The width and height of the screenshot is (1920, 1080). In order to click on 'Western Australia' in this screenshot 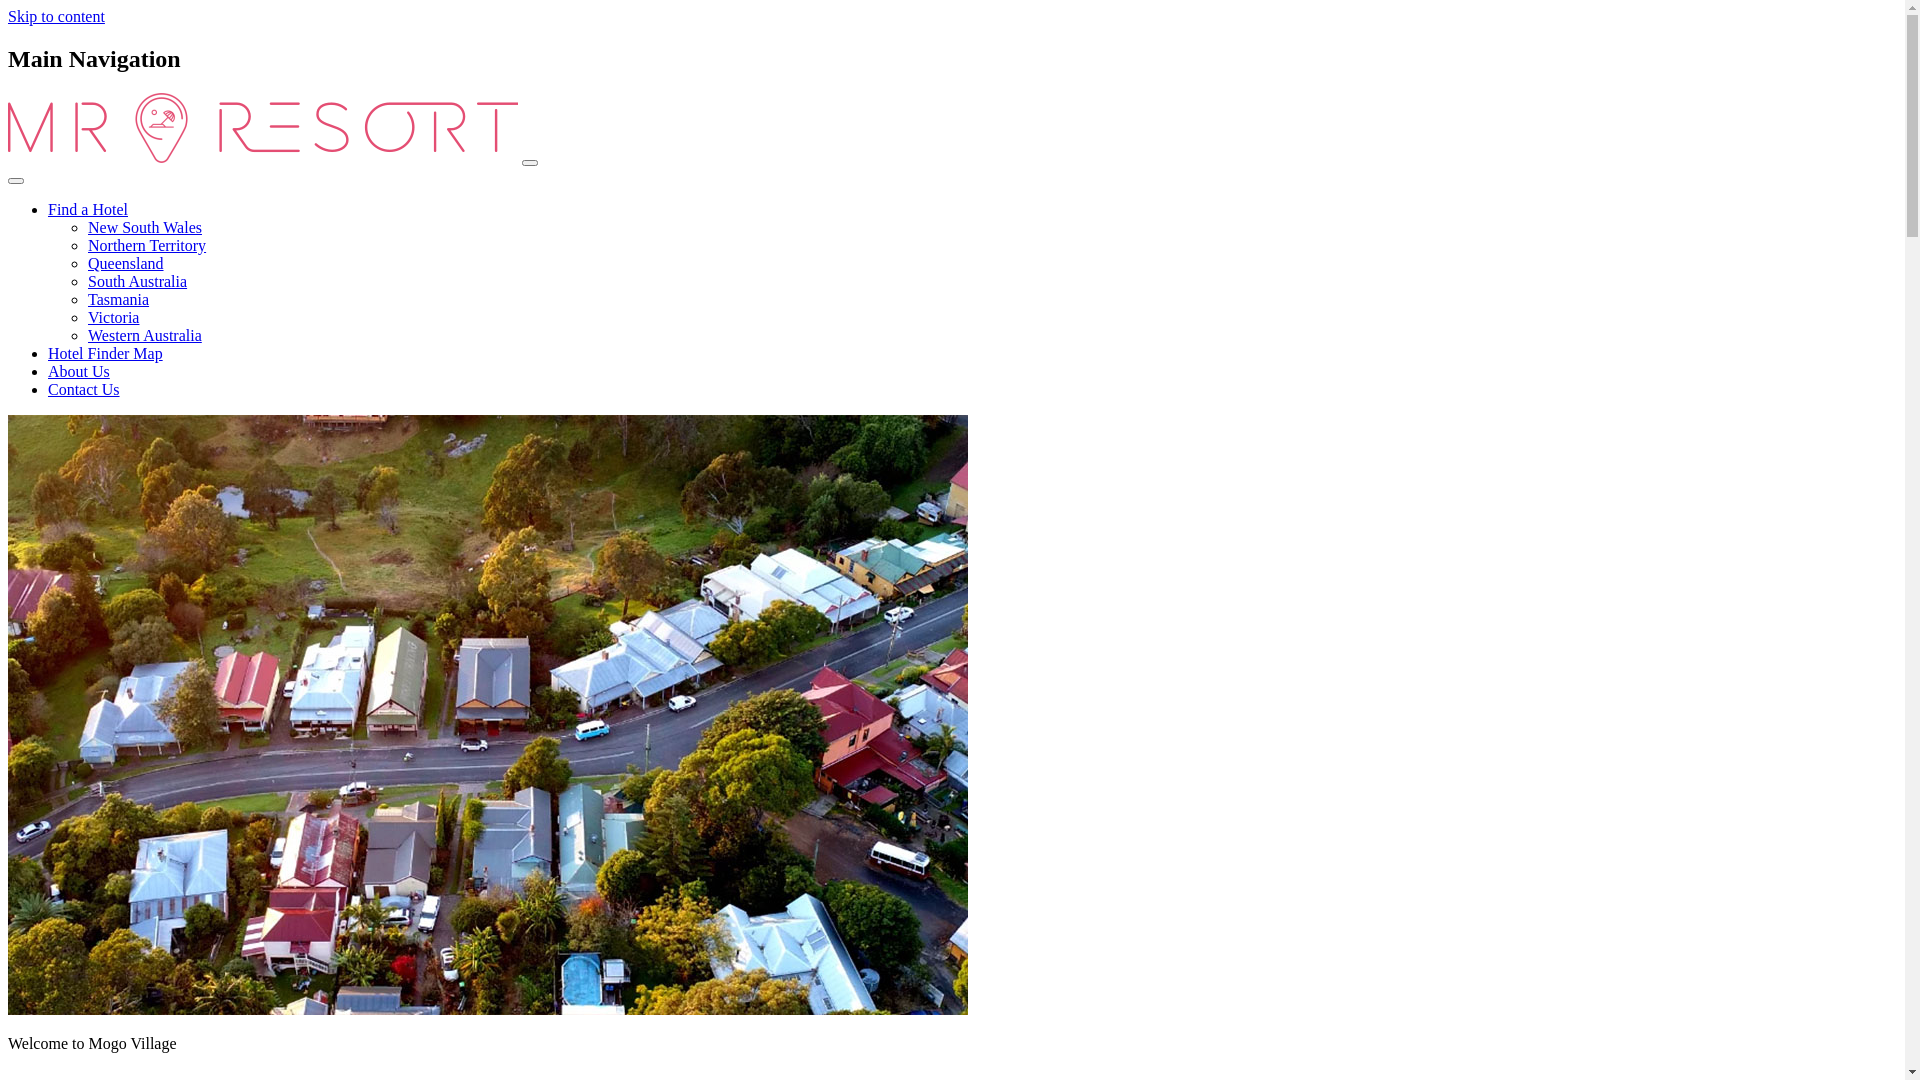, I will do `click(143, 334)`.